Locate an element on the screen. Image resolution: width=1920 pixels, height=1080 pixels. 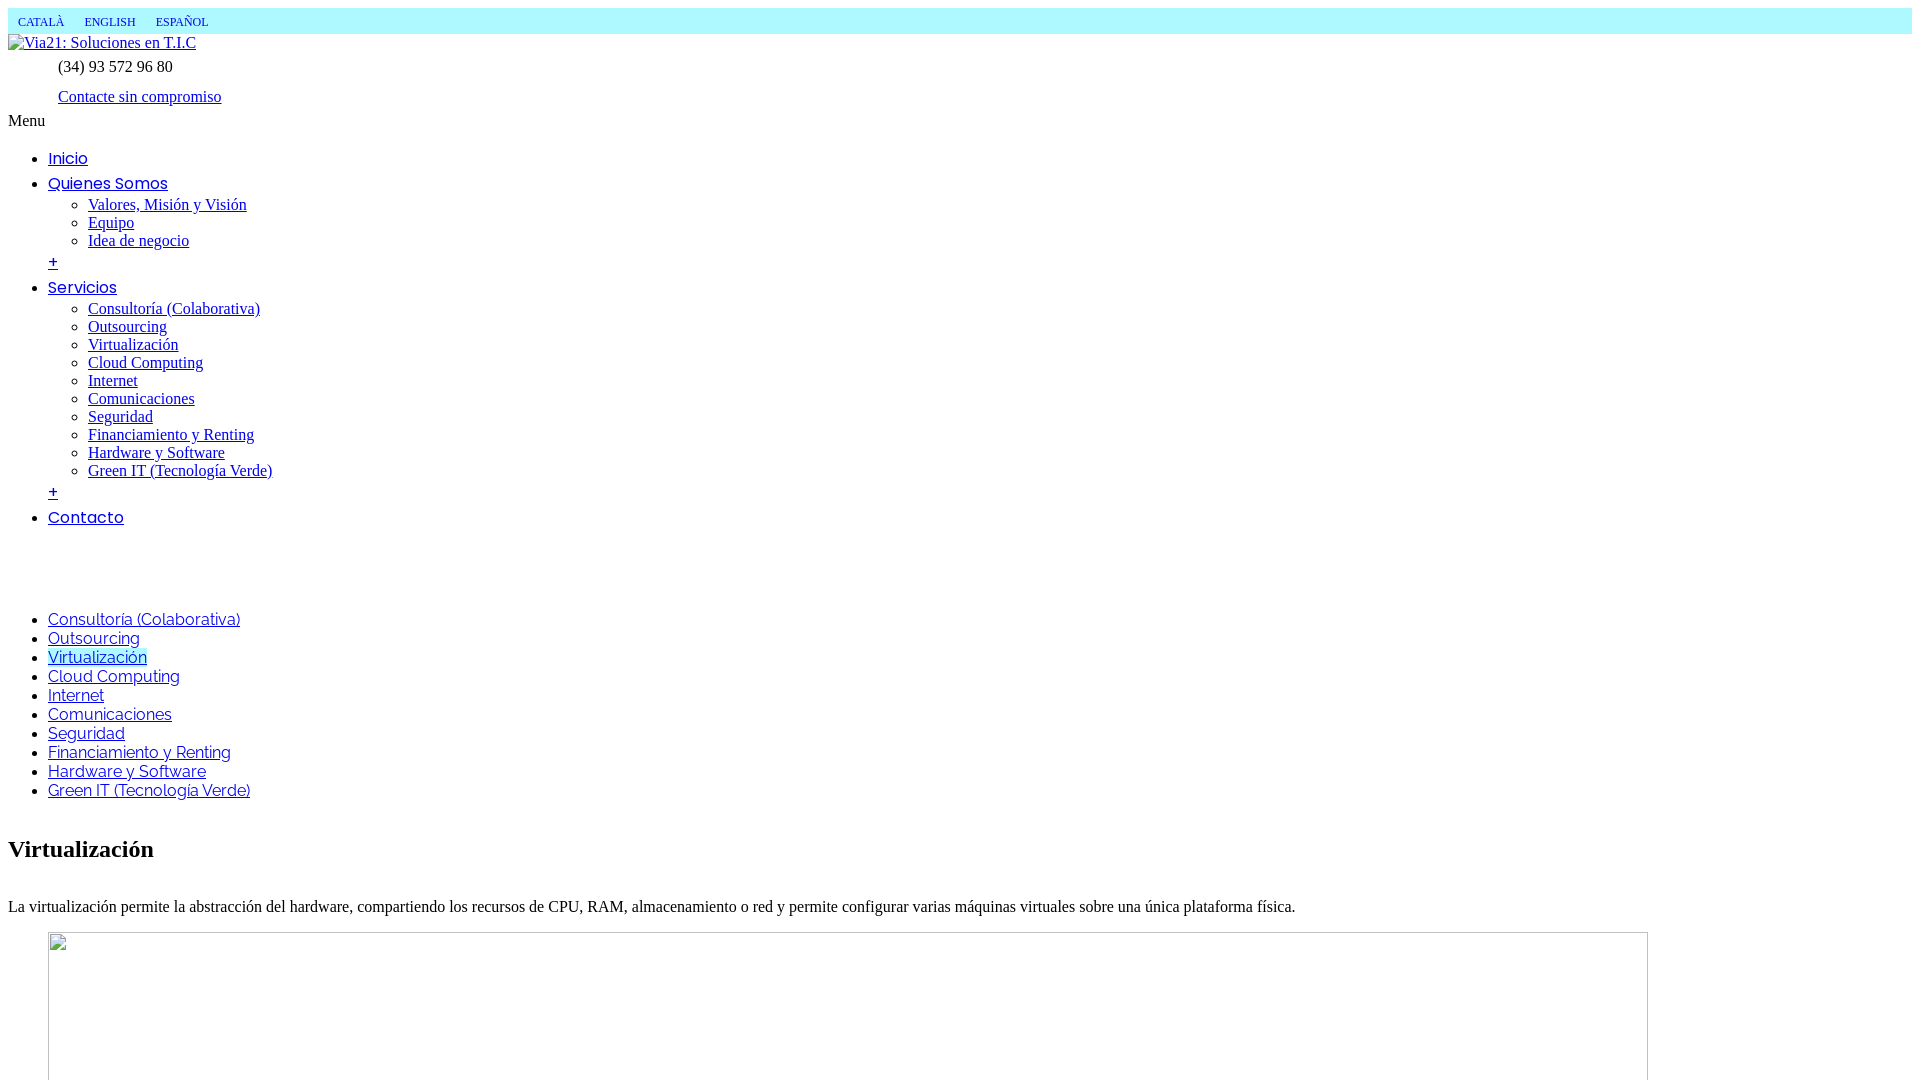
'Comunicaciones' is located at coordinates (109, 713).